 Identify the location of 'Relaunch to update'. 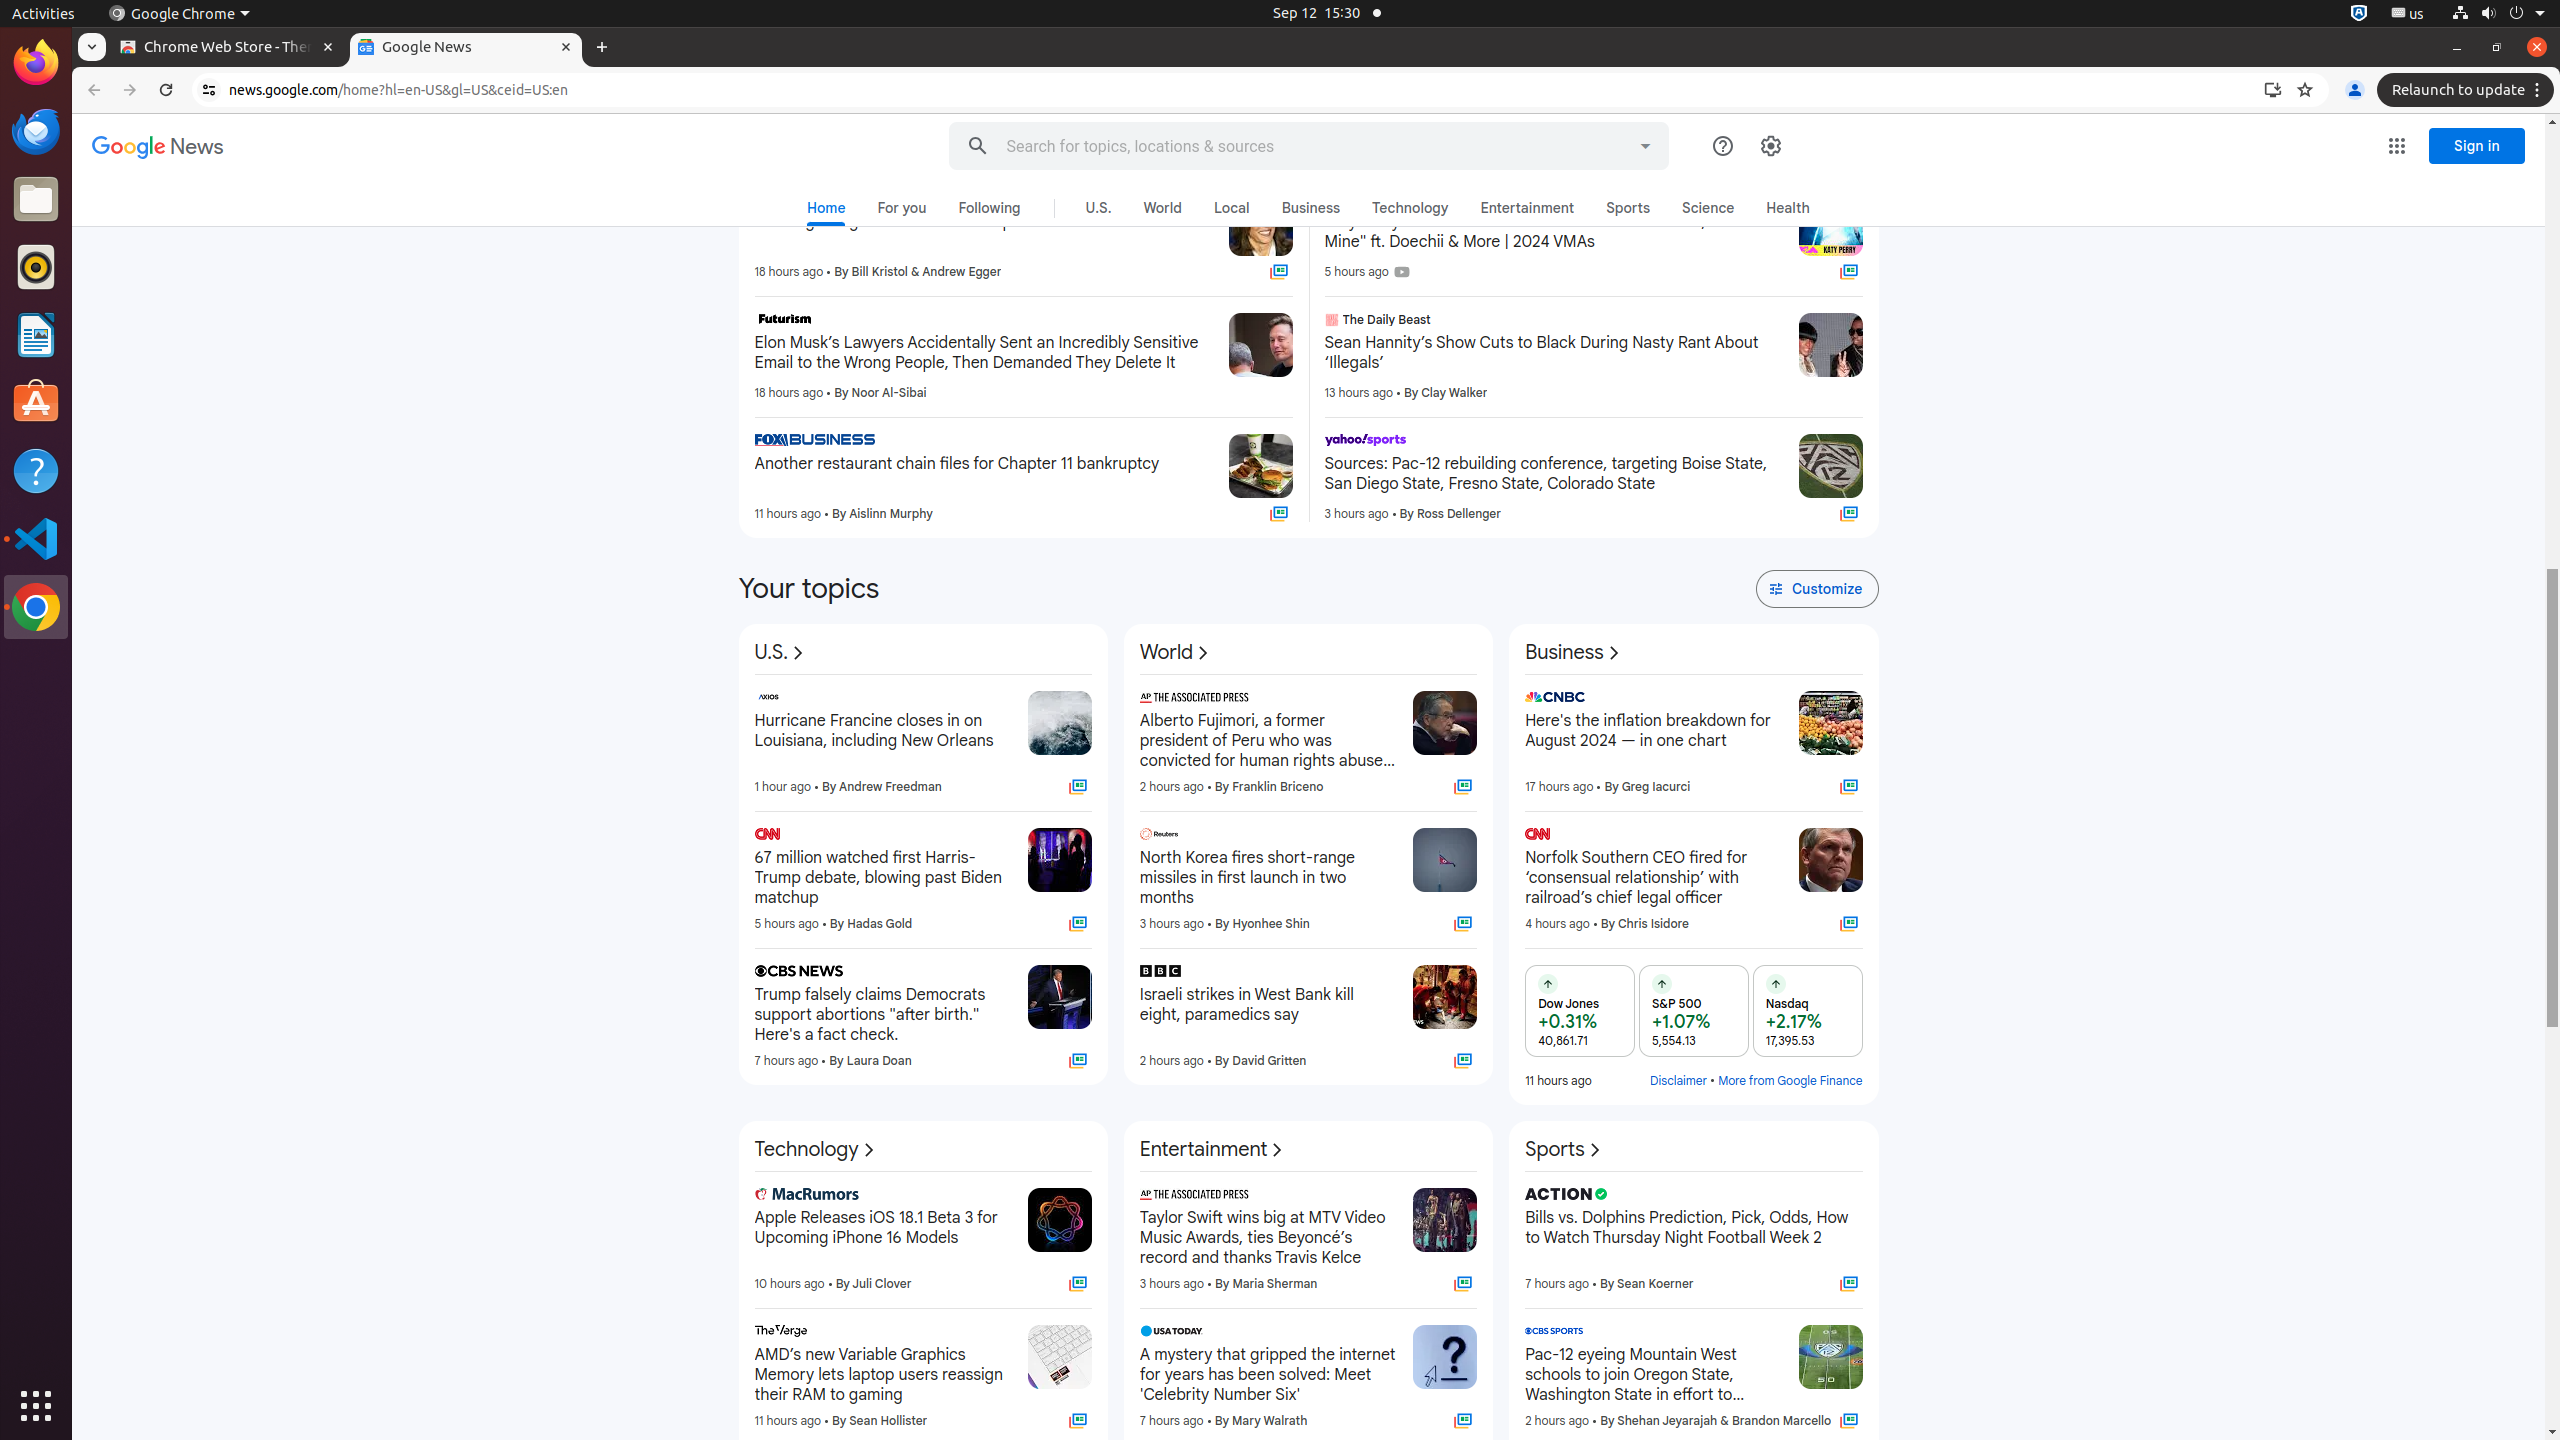
(2467, 89).